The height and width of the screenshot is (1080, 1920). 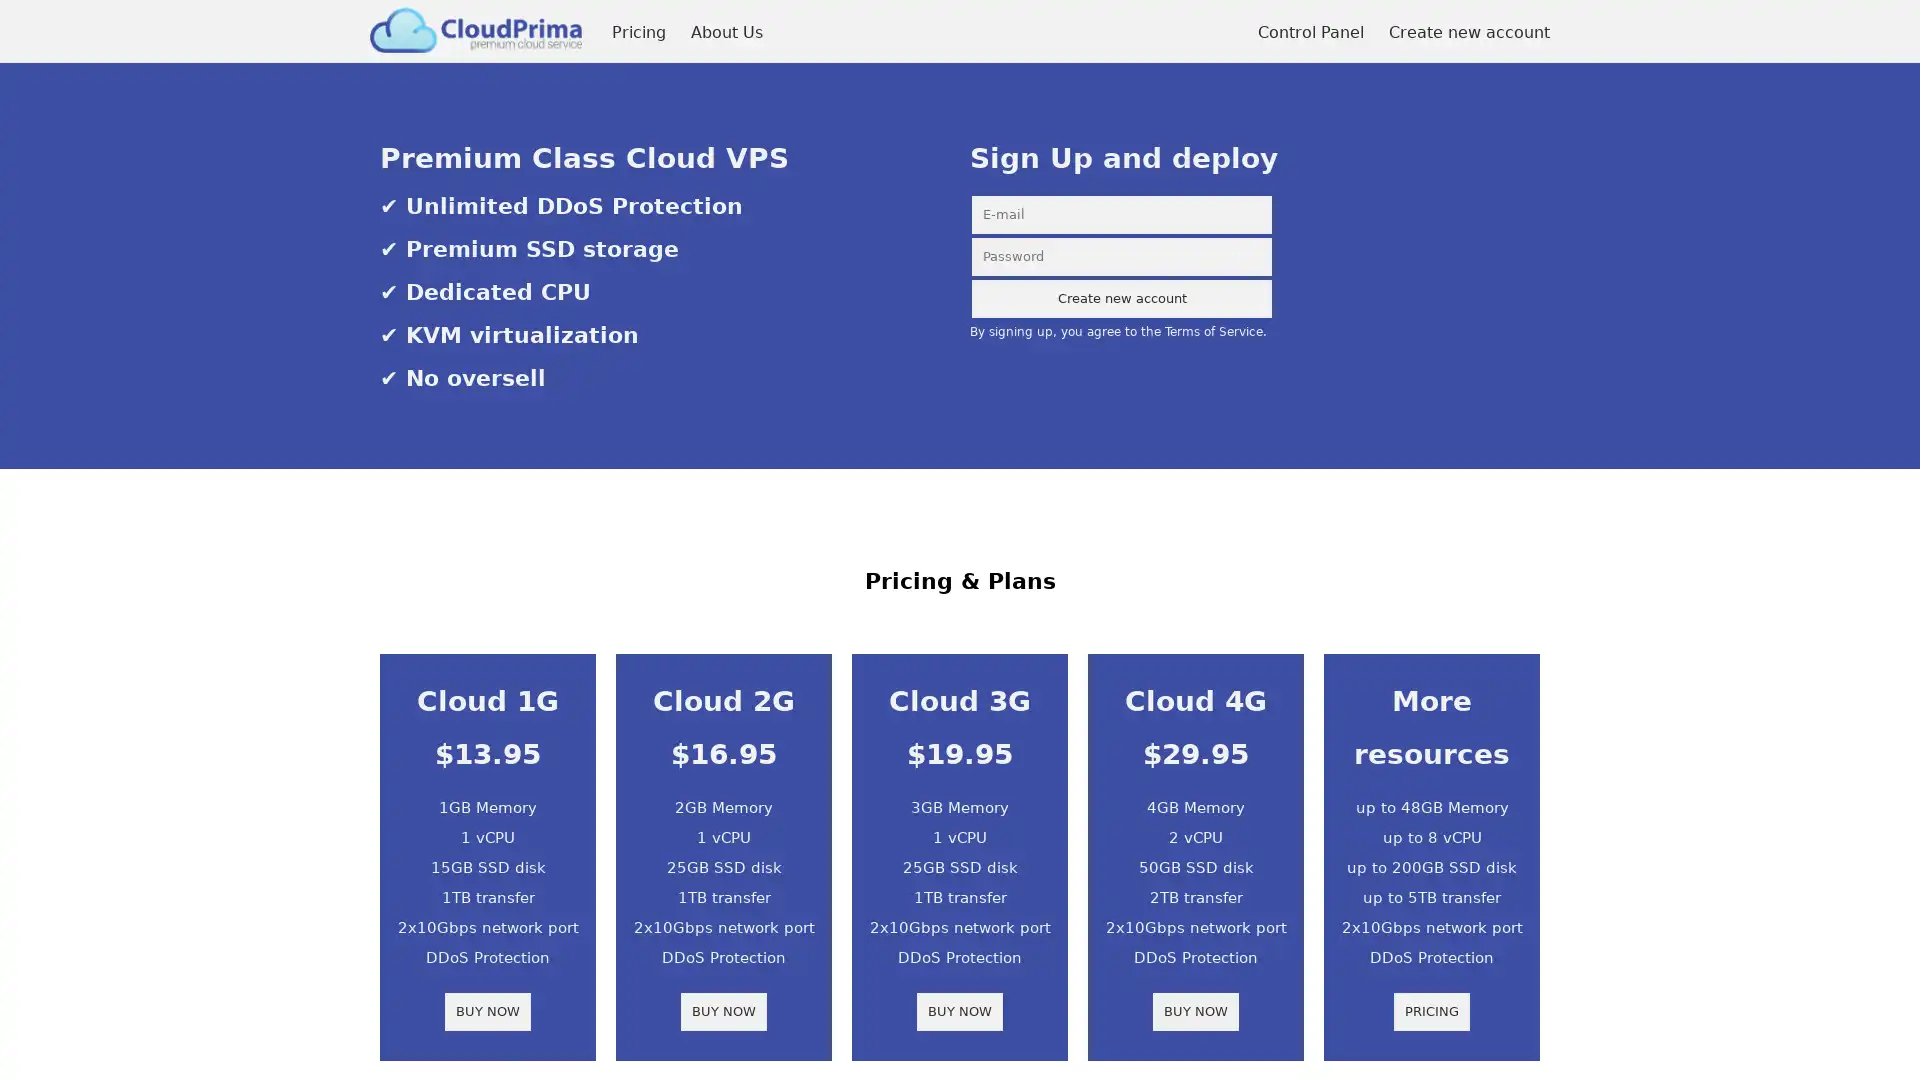 What do you see at coordinates (723, 1011) in the screenshot?
I see `buy now` at bounding box center [723, 1011].